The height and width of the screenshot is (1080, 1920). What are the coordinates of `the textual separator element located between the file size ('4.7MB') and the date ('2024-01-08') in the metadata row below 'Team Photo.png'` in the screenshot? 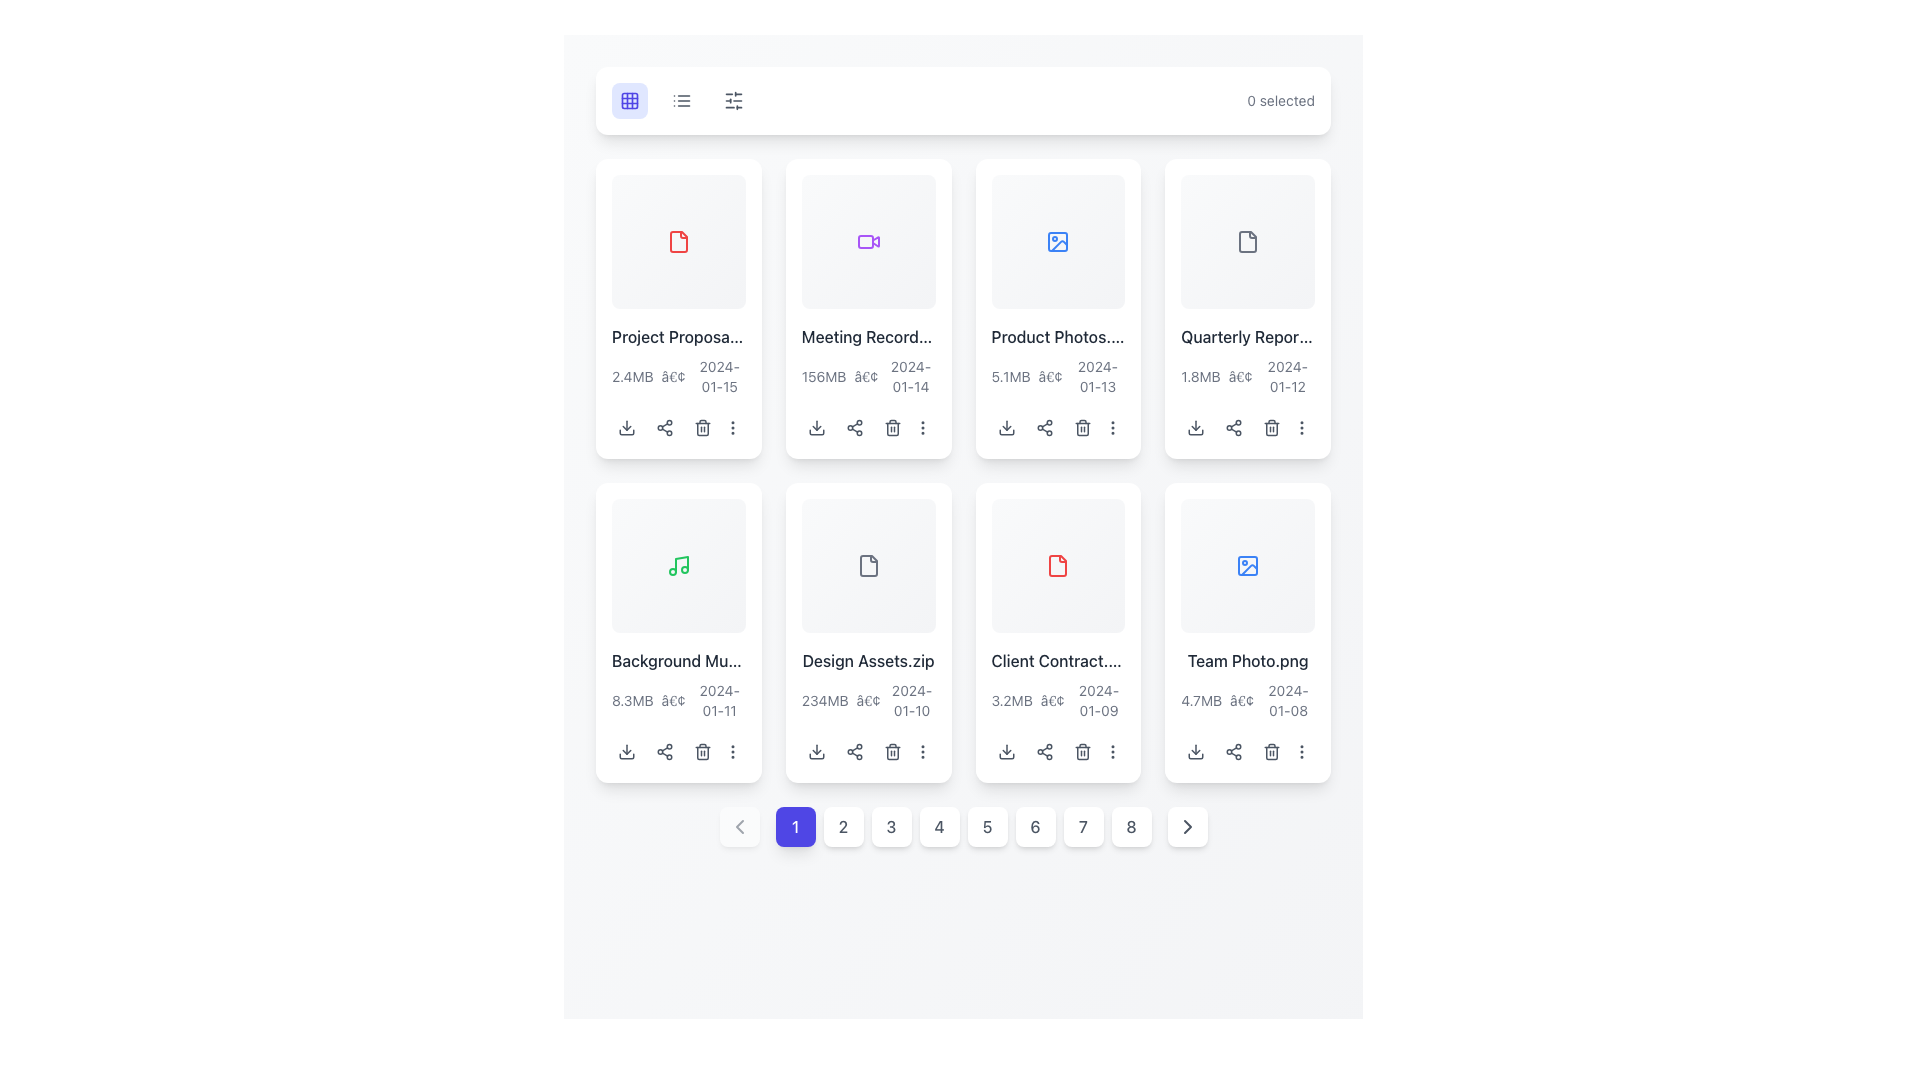 It's located at (1241, 699).